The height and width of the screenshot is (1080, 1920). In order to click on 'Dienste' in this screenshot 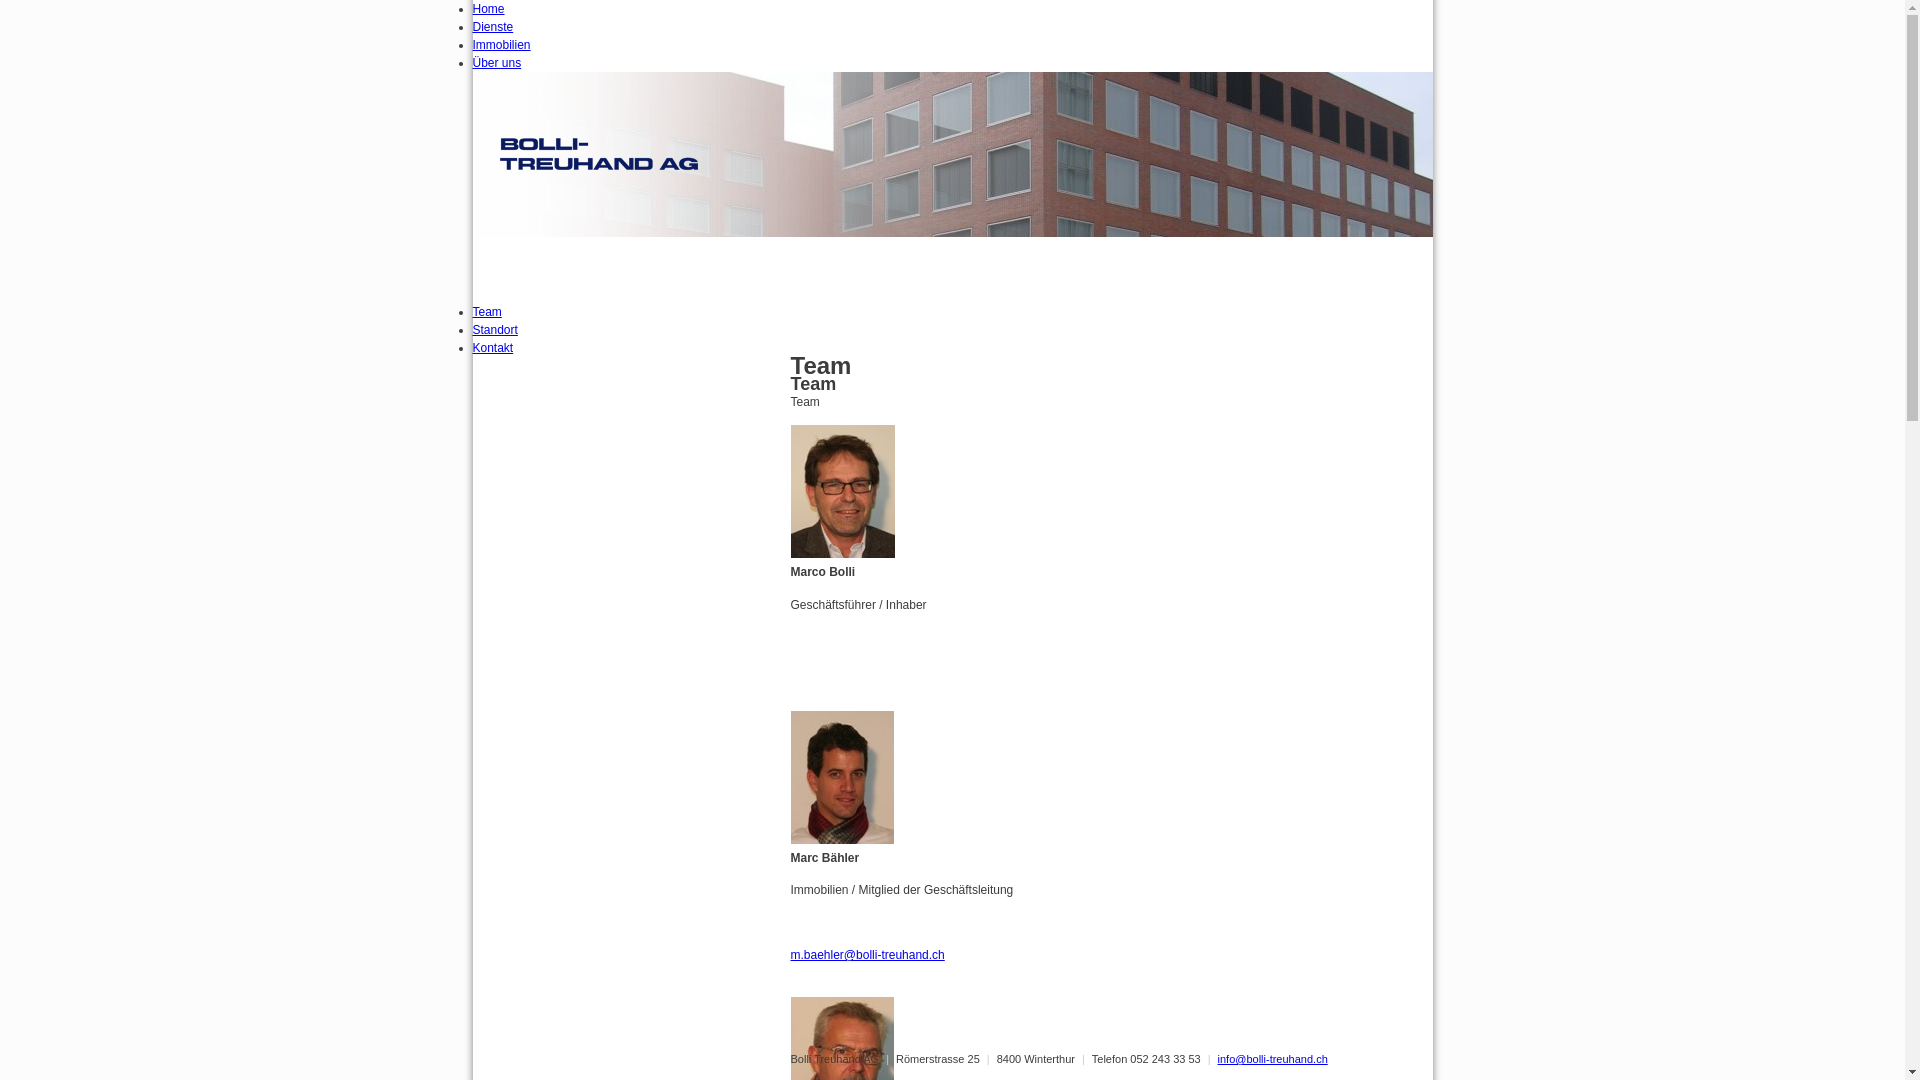, I will do `click(470, 27)`.